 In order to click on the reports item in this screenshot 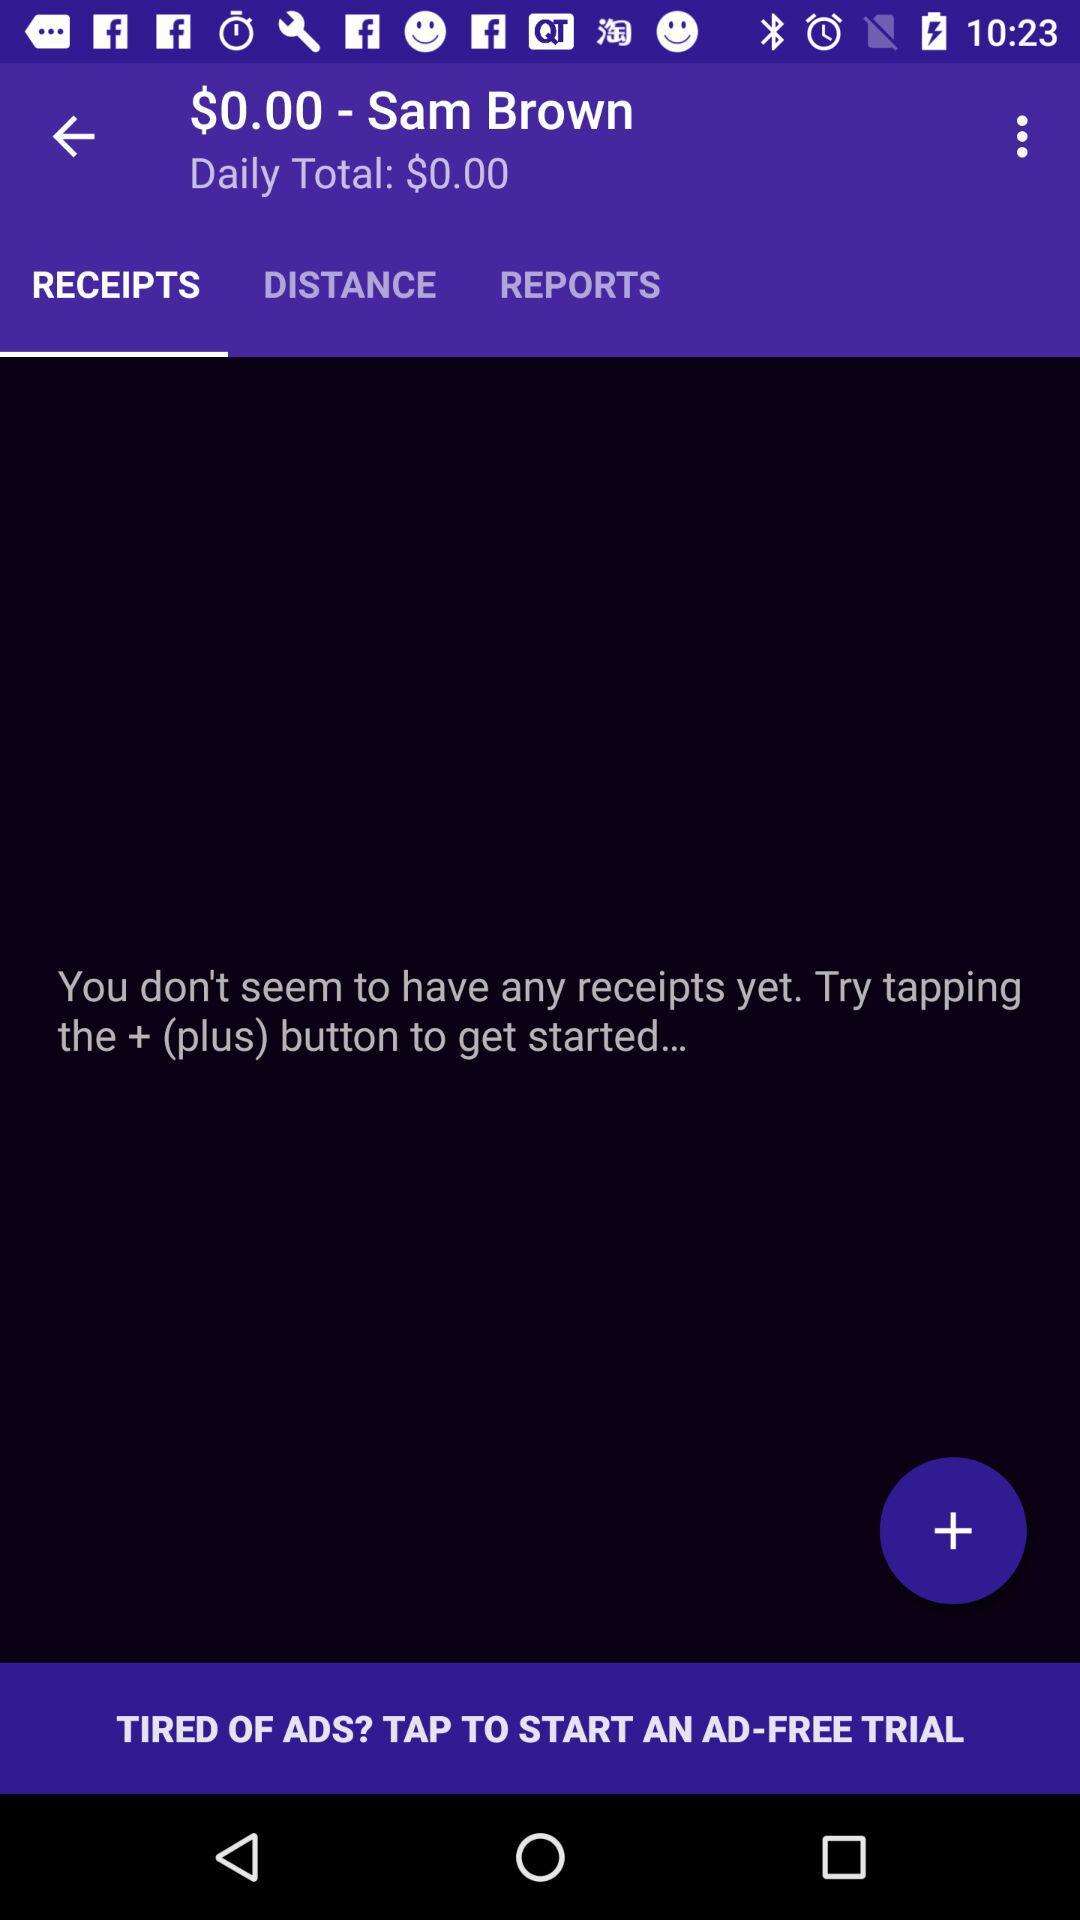, I will do `click(580, 282)`.